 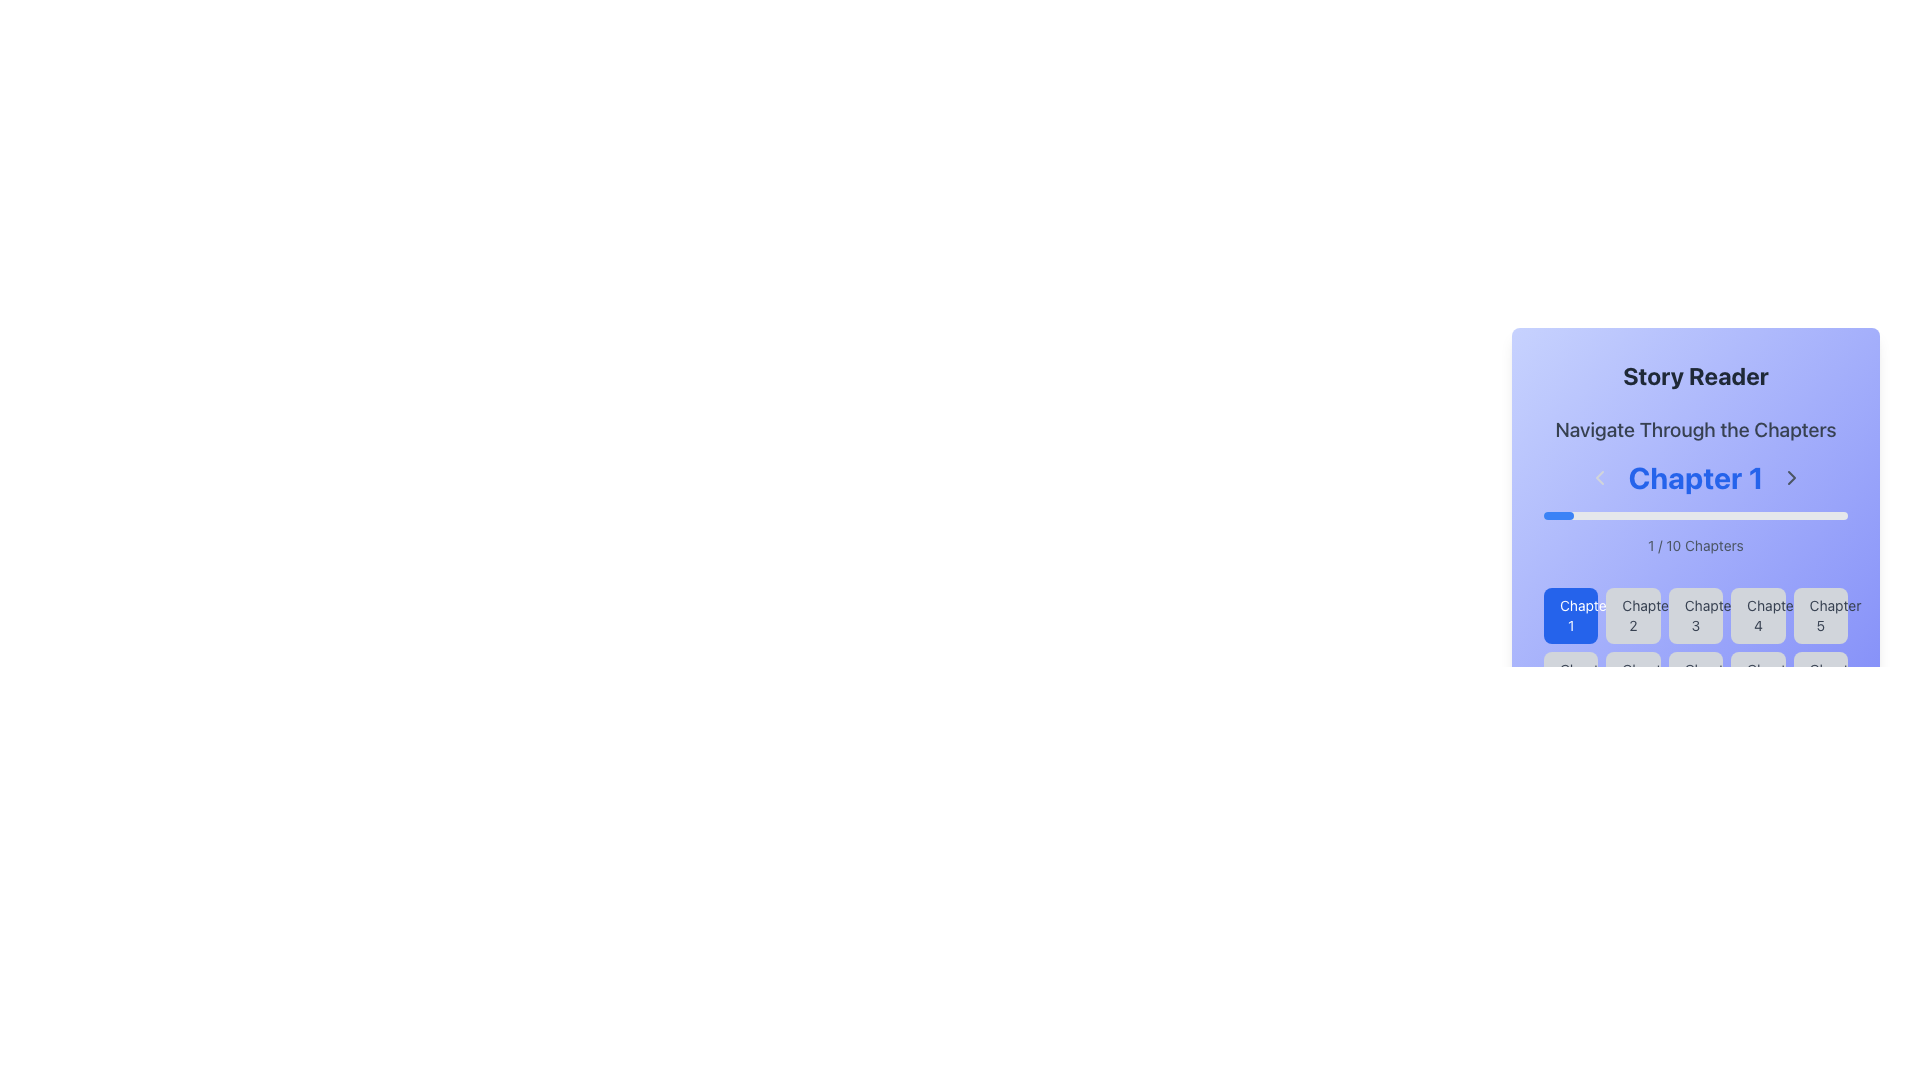 What do you see at coordinates (1694, 478) in the screenshot?
I see `chapter title displayed on the bold and large text label 'Chapter 1' in bright blue color, located at the center of the 'Navigate Through the Chapters' section` at bounding box center [1694, 478].